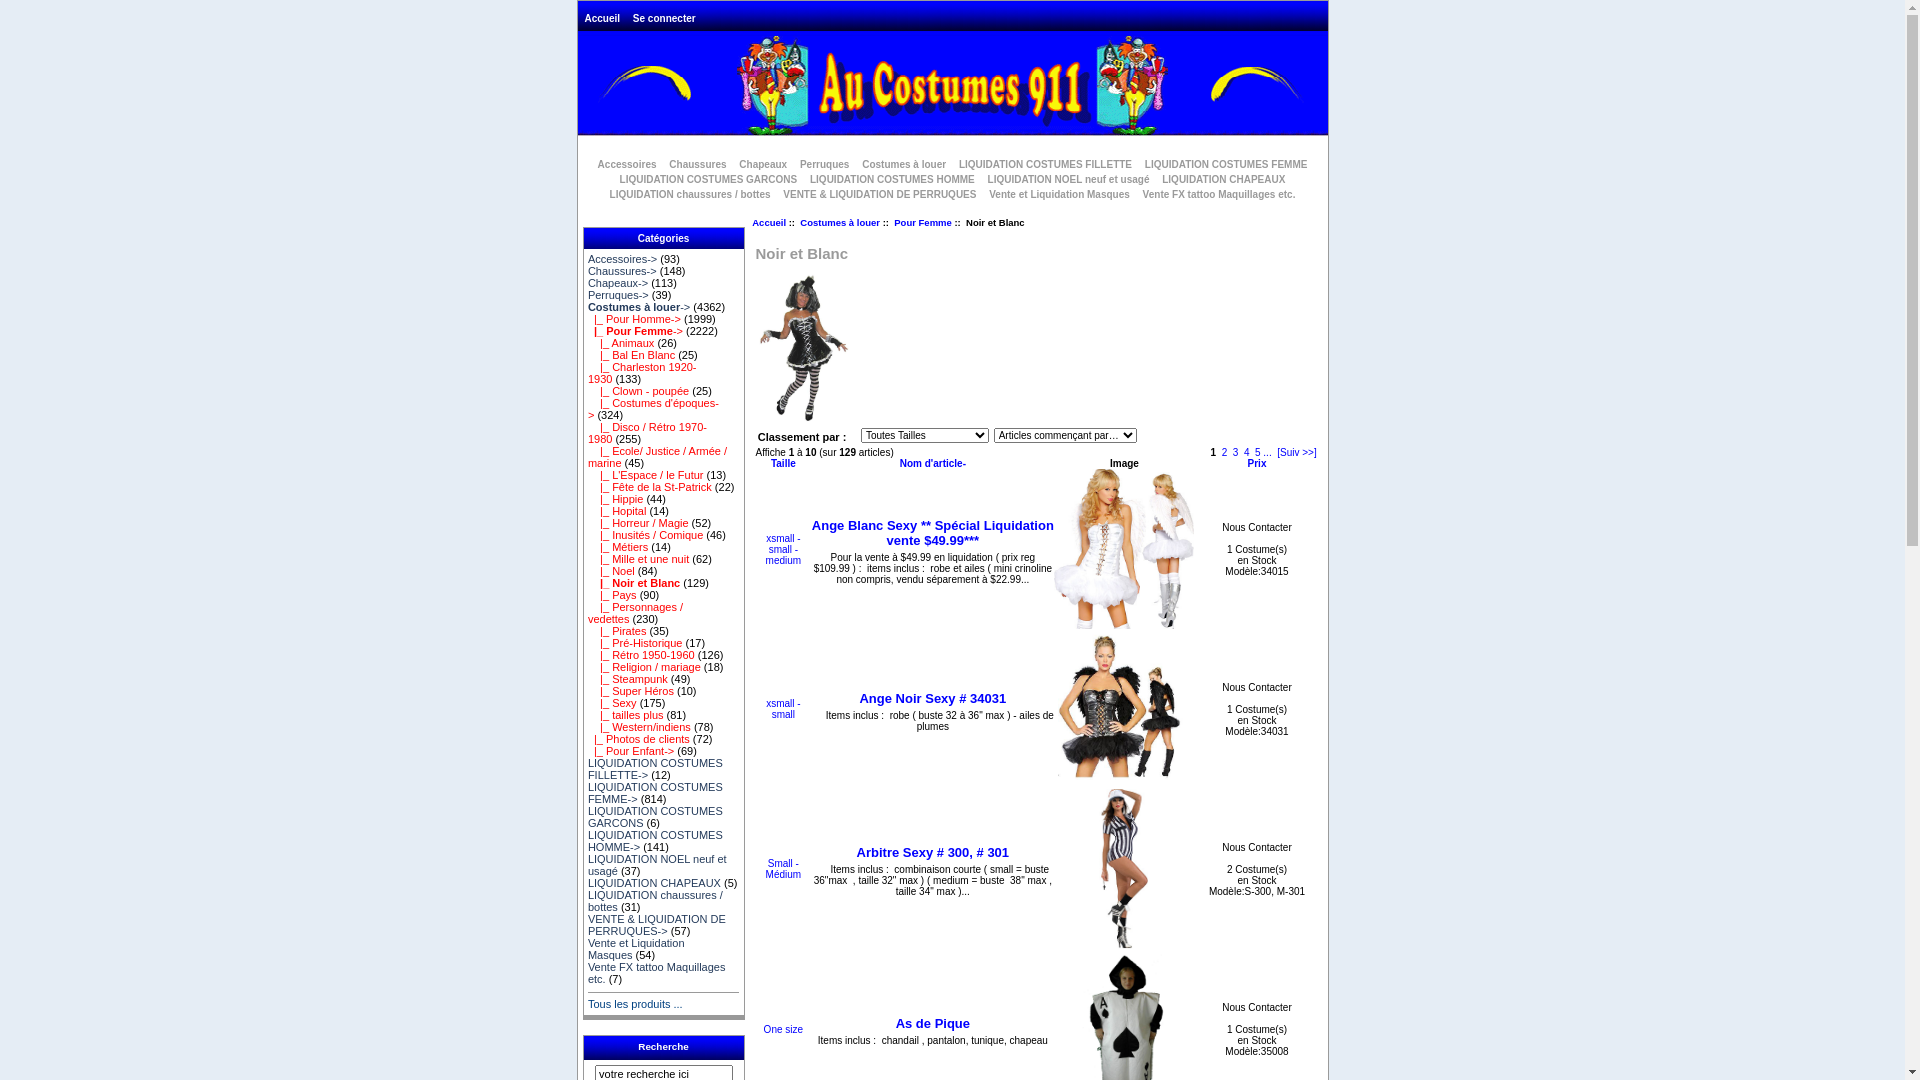  I want to click on '    |_ Religion / mariage', so click(587, 667).